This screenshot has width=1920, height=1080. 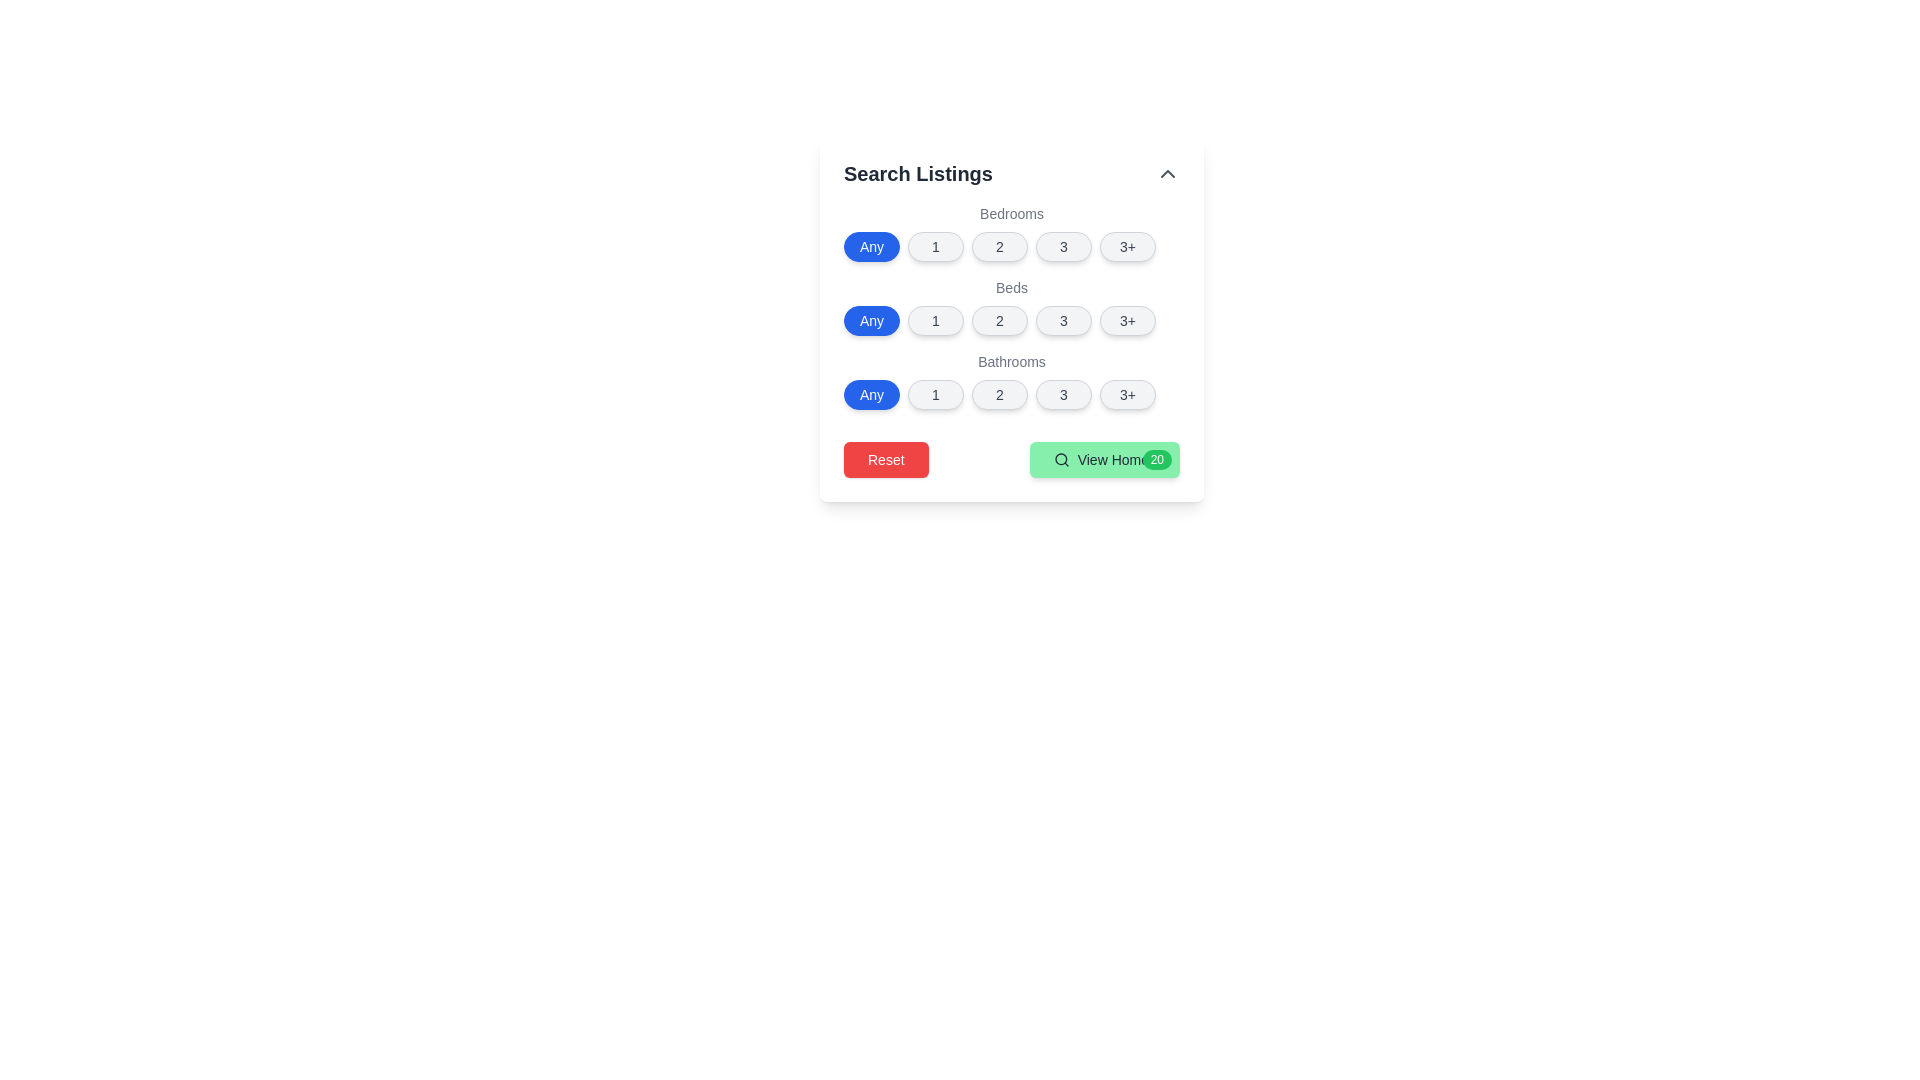 I want to click on the interactive button in the bottom-right corner of the 'Search Listings' card layout for keyboard interaction, so click(x=1103, y=459).